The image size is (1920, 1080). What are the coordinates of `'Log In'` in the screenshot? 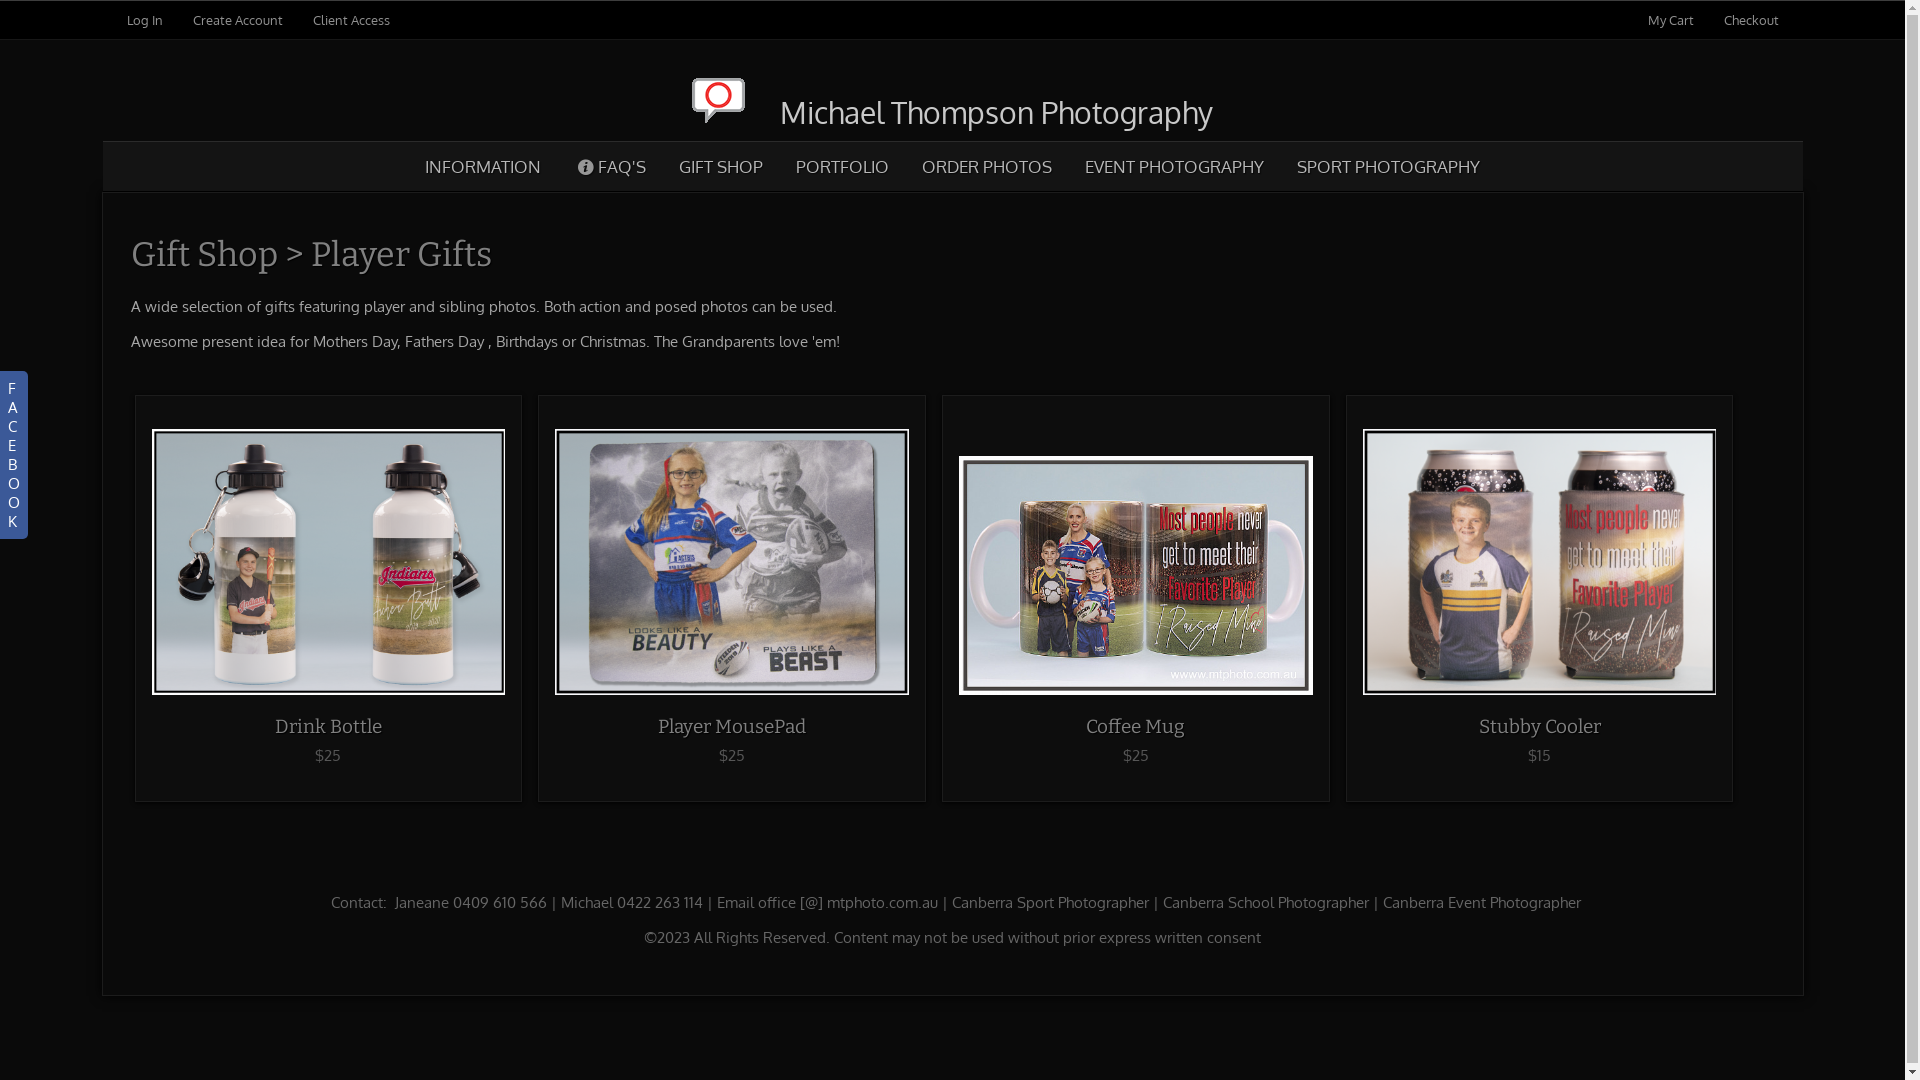 It's located at (124, 19).